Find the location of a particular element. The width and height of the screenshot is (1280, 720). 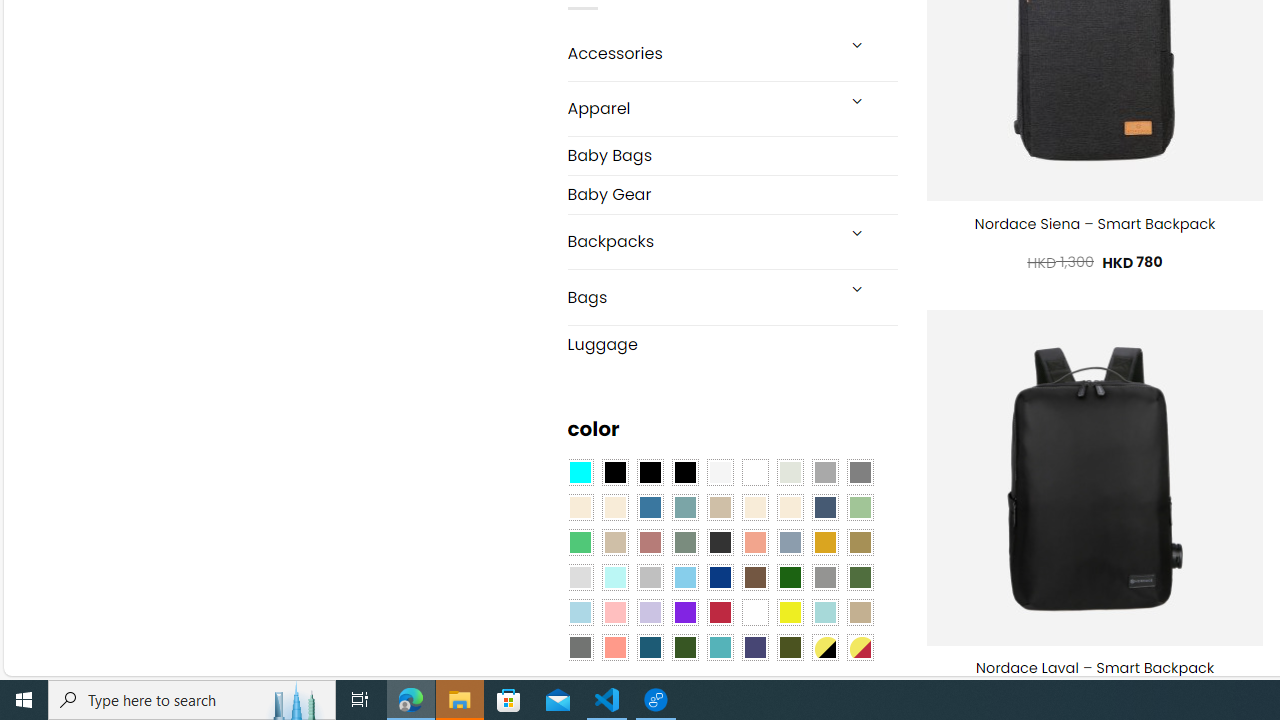

'Blue' is located at coordinates (650, 507).